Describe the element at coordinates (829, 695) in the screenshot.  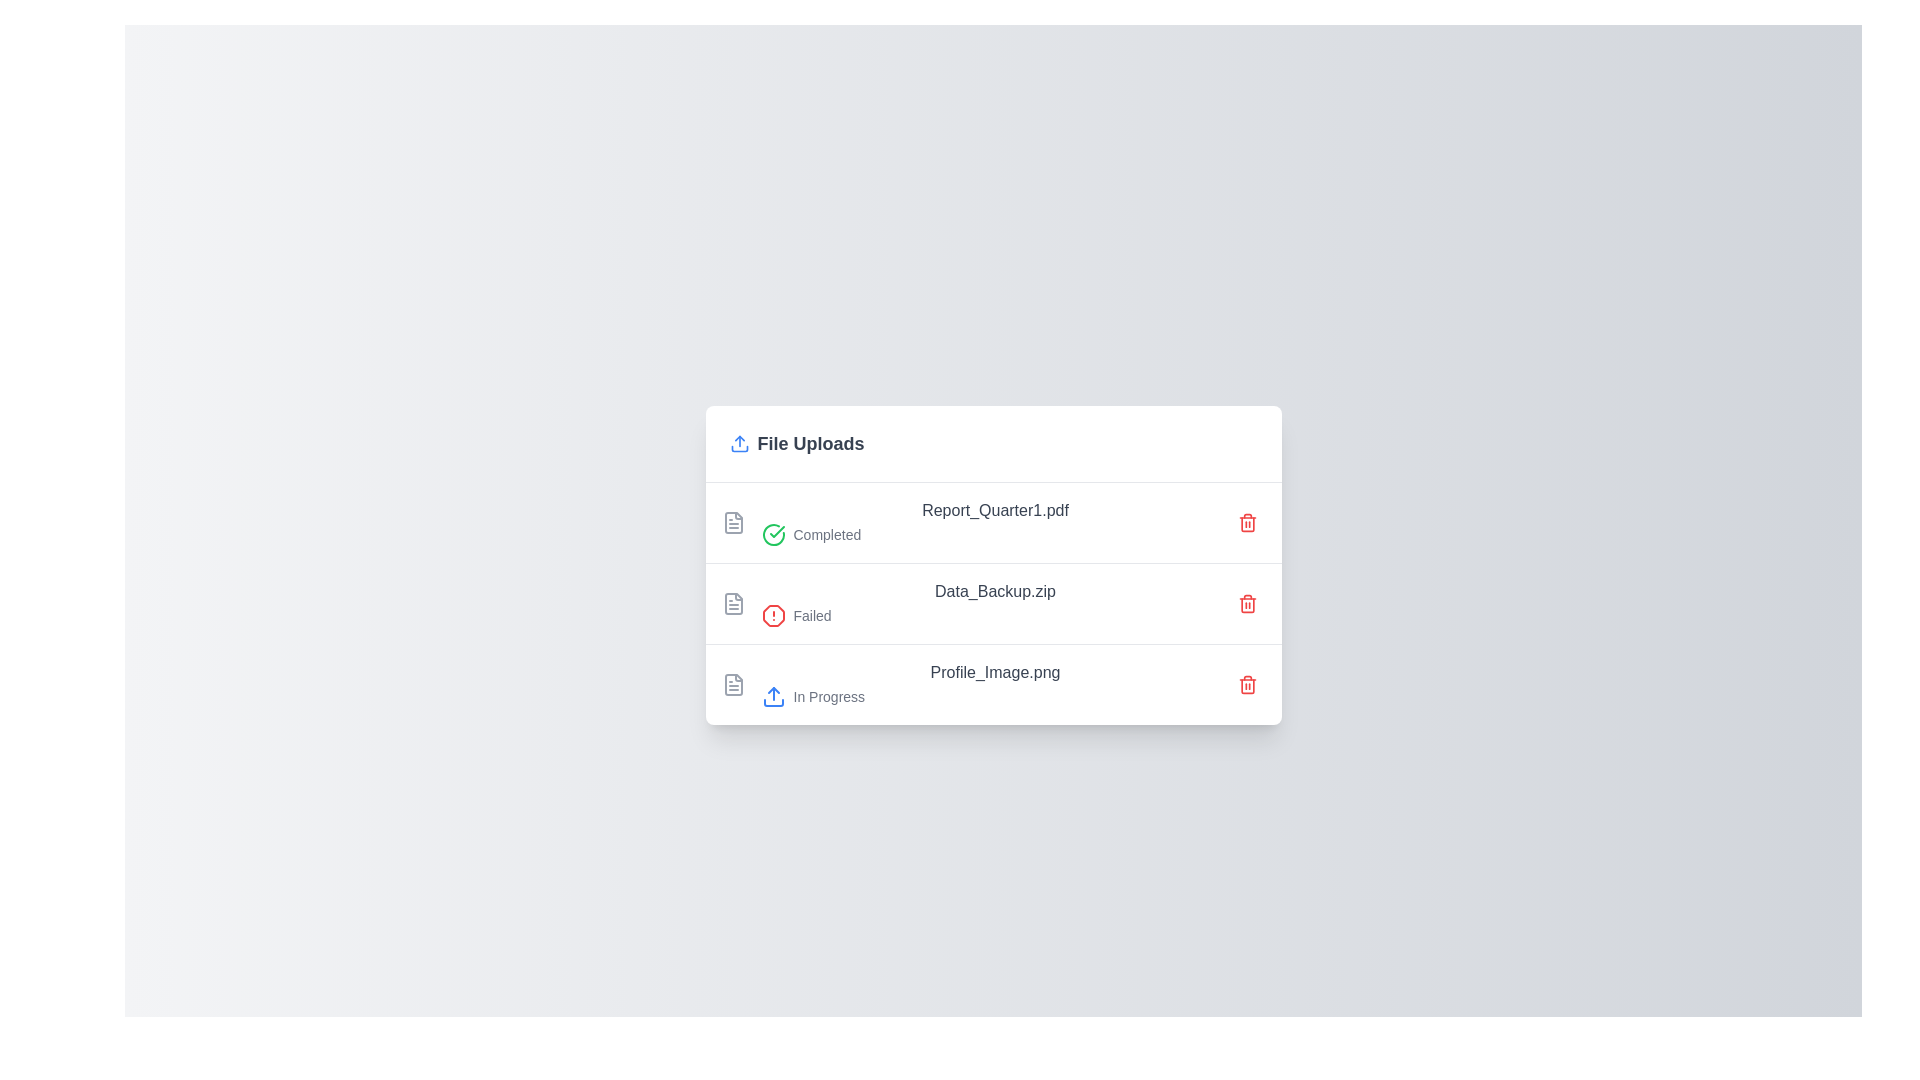
I see `text of the upload status label indicating the ongoing upload process of 'Profile_Image.png' located under the 'File Uploads' section` at that location.